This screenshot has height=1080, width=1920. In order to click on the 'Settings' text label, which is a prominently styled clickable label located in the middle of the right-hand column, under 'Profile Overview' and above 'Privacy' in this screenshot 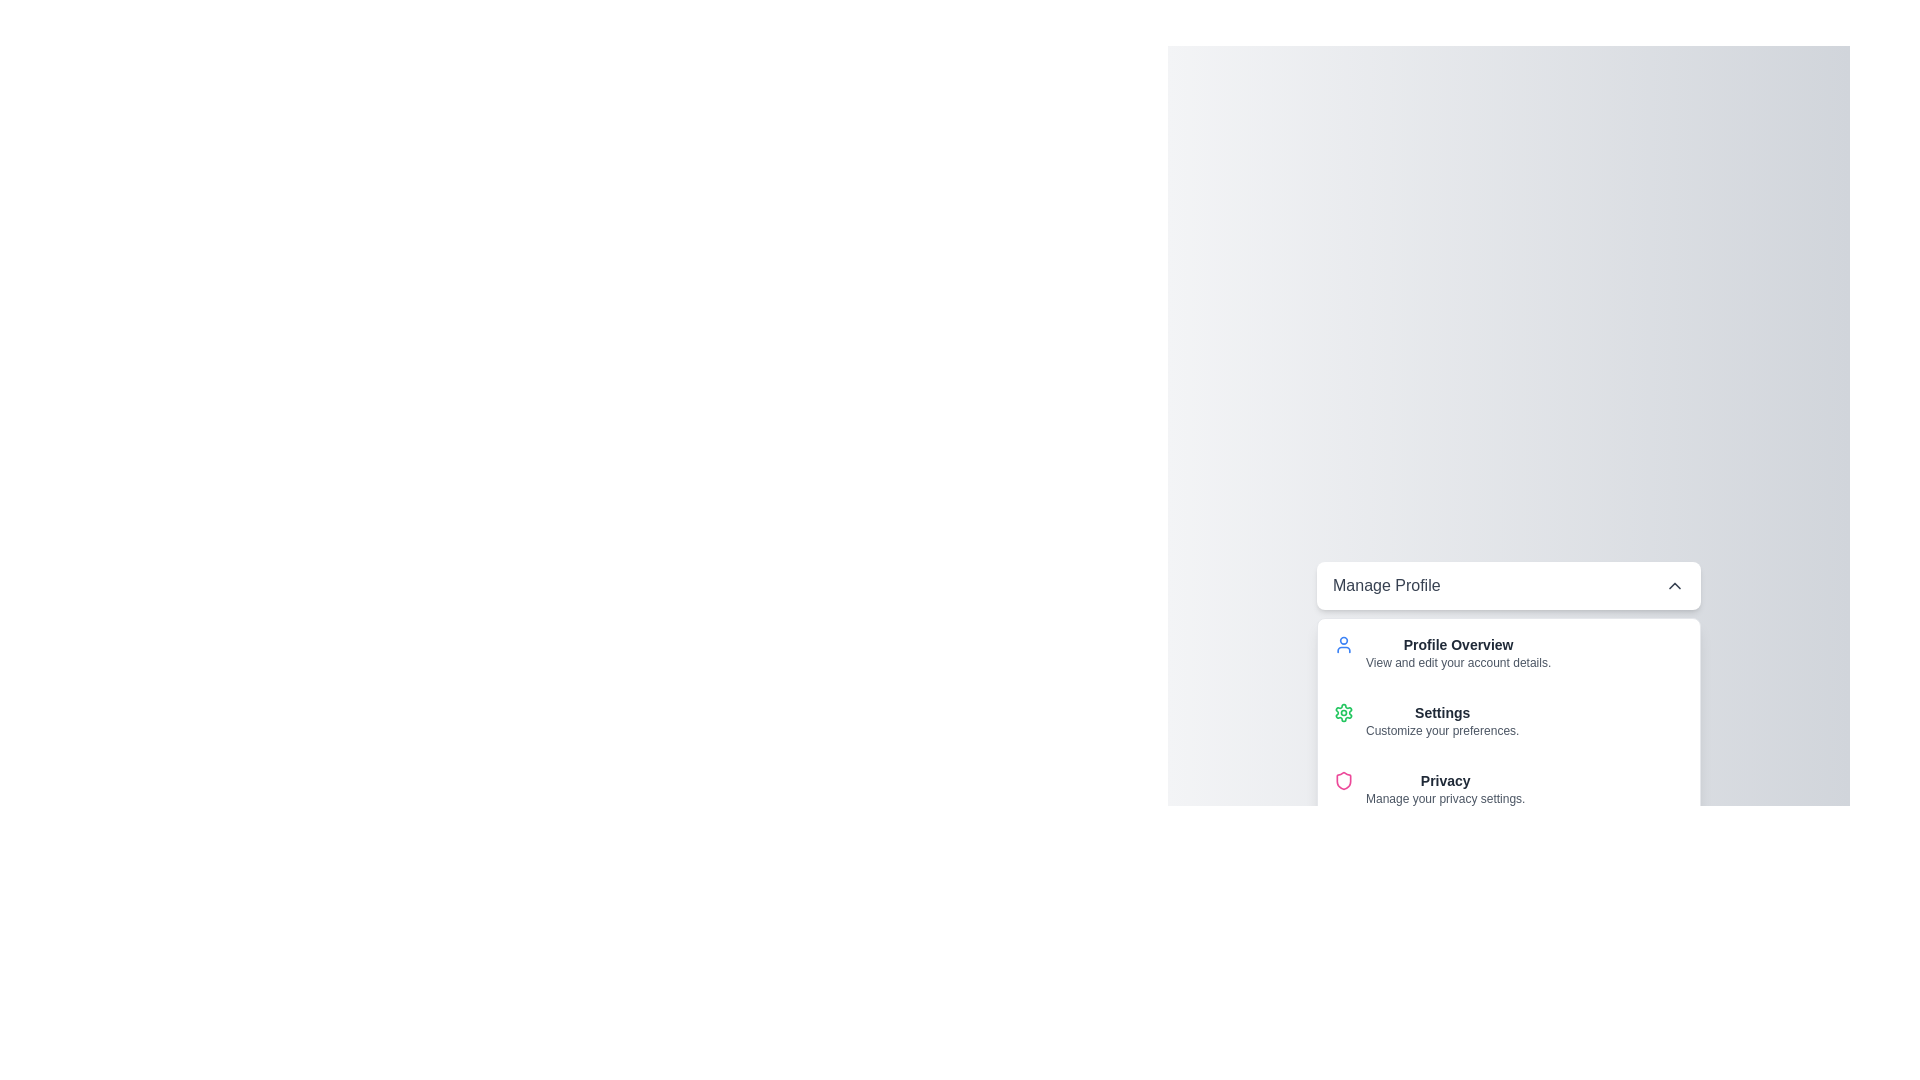, I will do `click(1442, 712)`.